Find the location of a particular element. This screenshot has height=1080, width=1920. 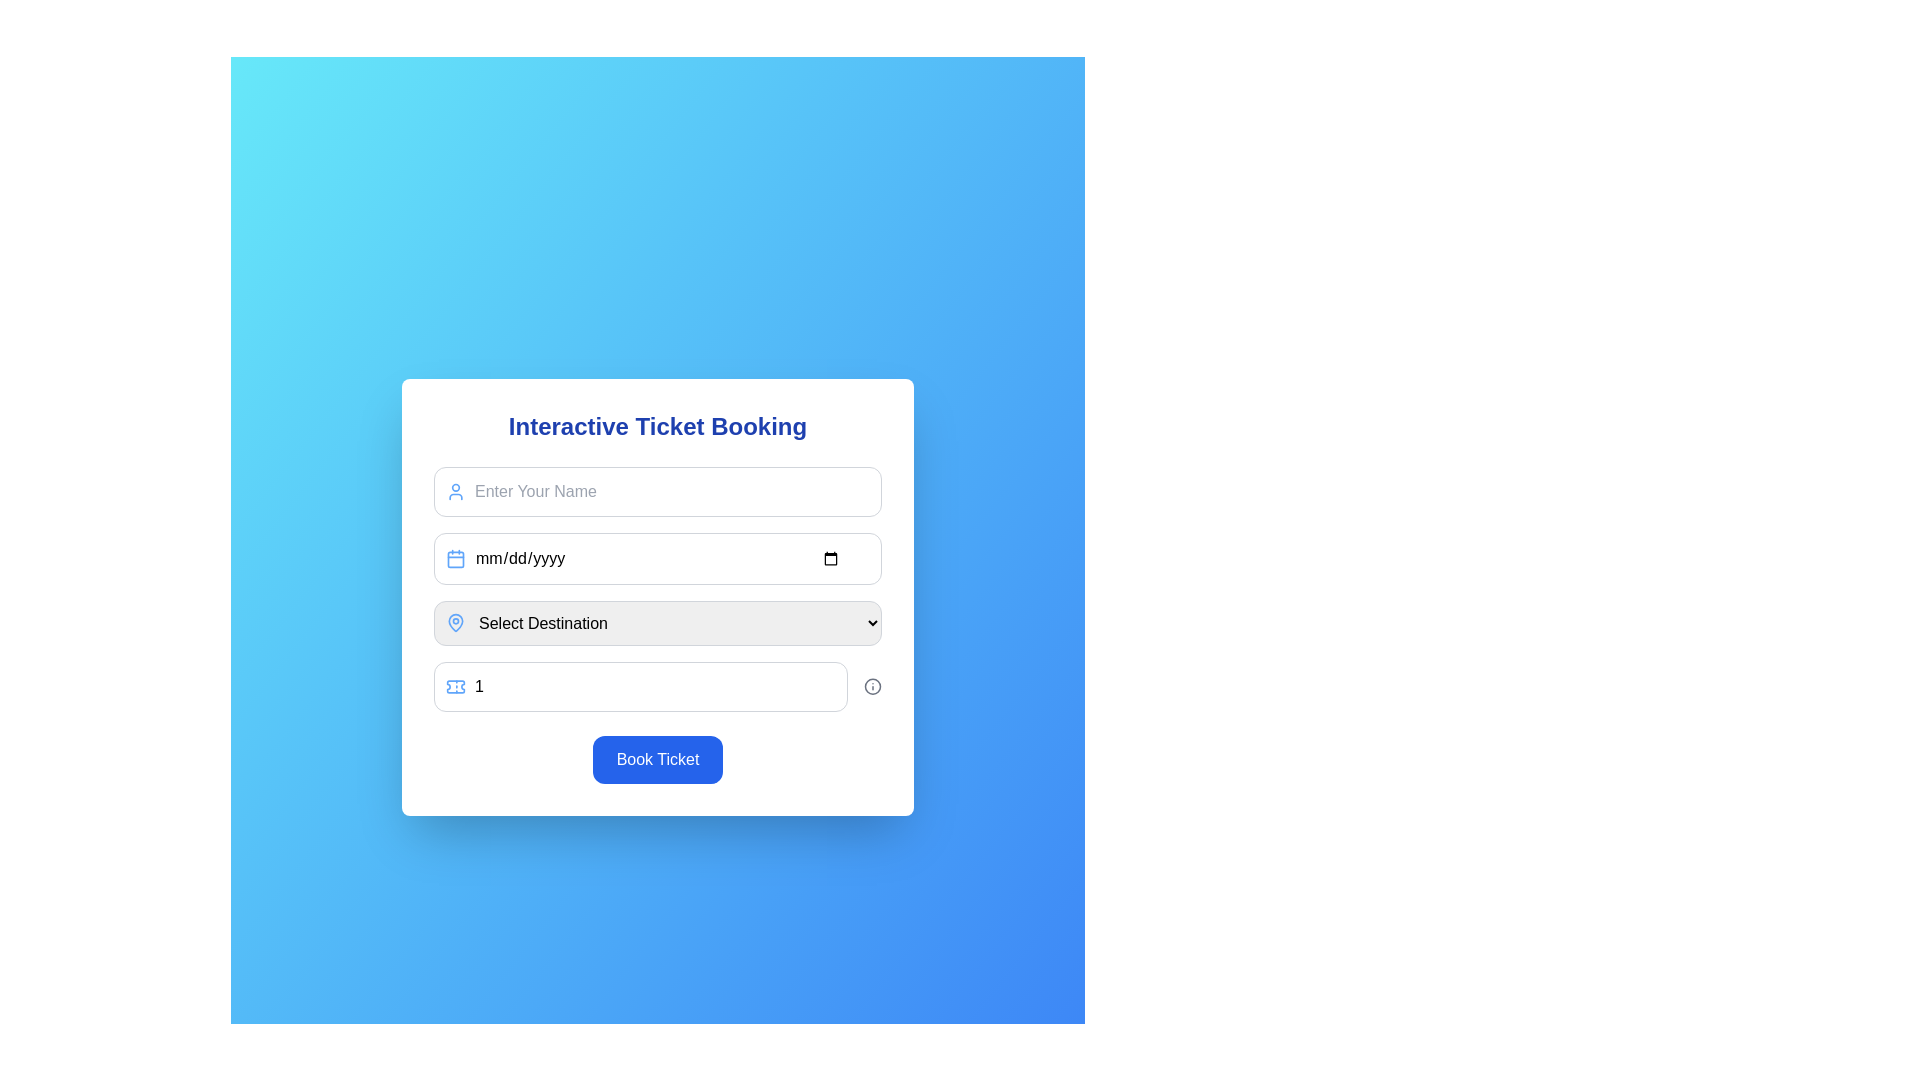

the small blue calendar icon located inside the date input field, to the left of the placeholder text 'mm/dd/yyyy', for additional hints or interactivity is located at coordinates (455, 558).